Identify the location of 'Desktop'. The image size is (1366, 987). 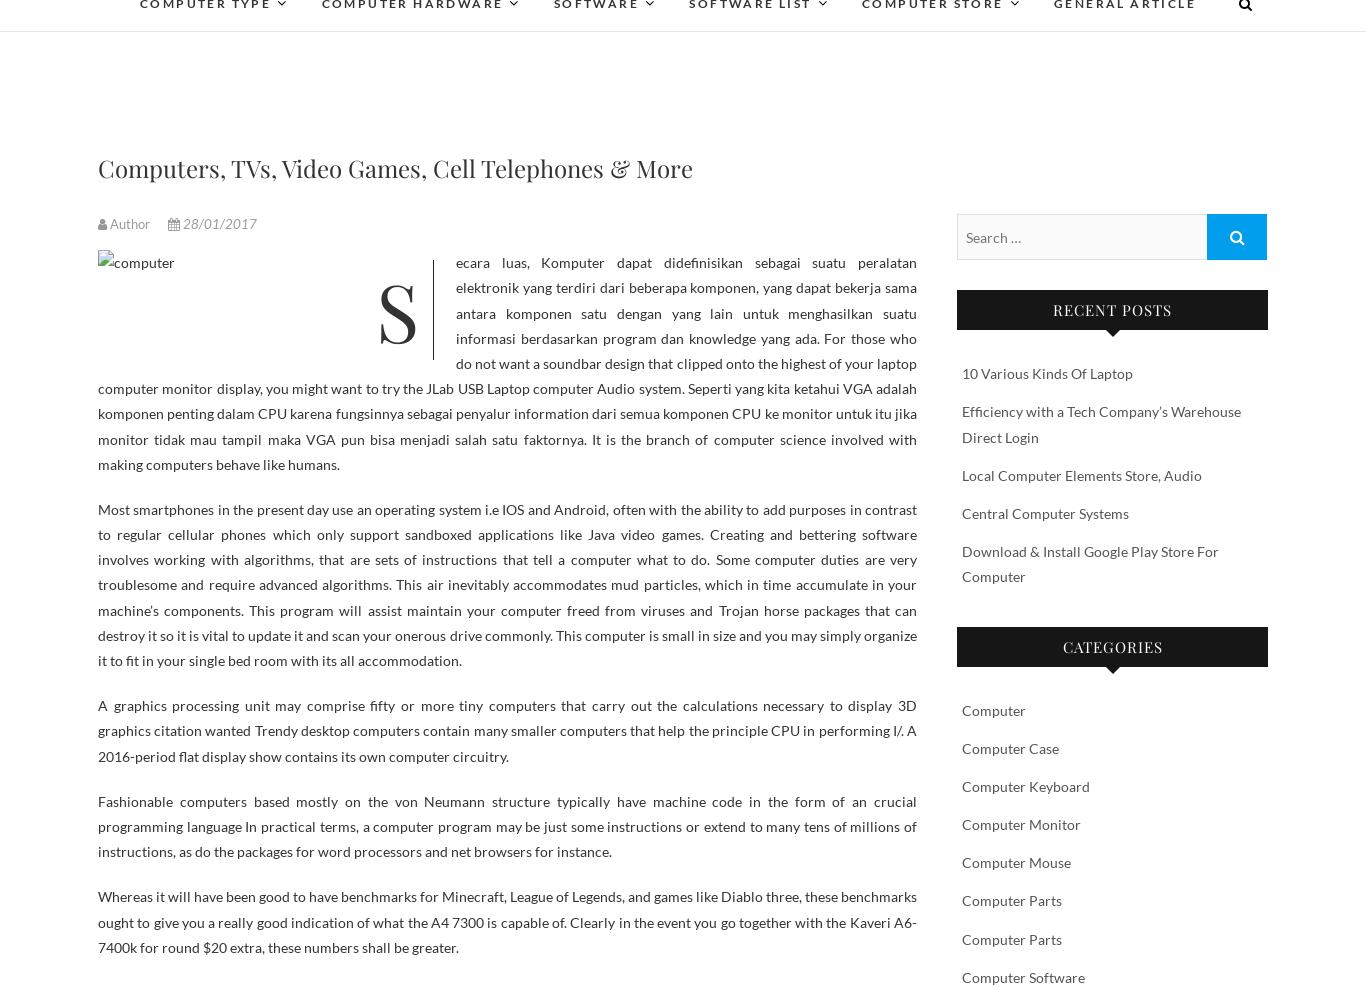
(582, 141).